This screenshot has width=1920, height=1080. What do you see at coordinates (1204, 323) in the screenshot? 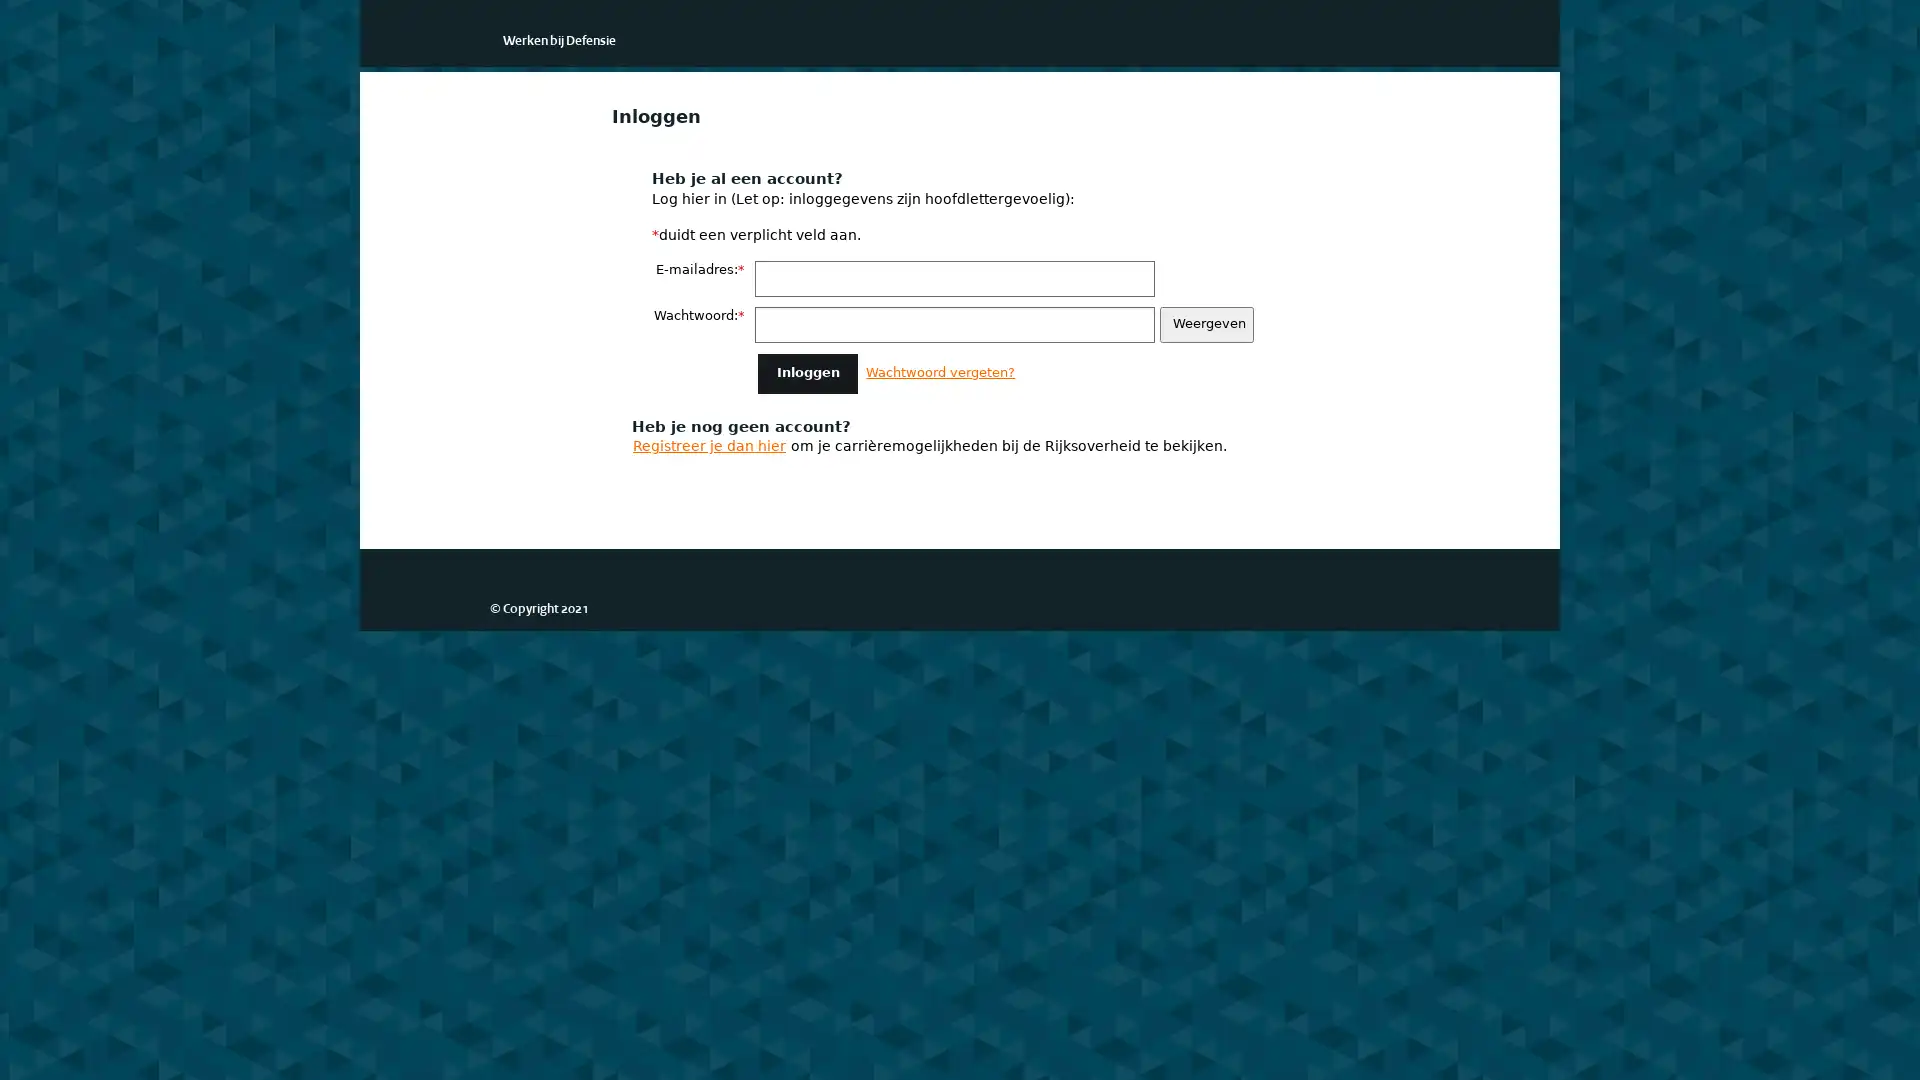
I see `Weergeven` at bounding box center [1204, 323].